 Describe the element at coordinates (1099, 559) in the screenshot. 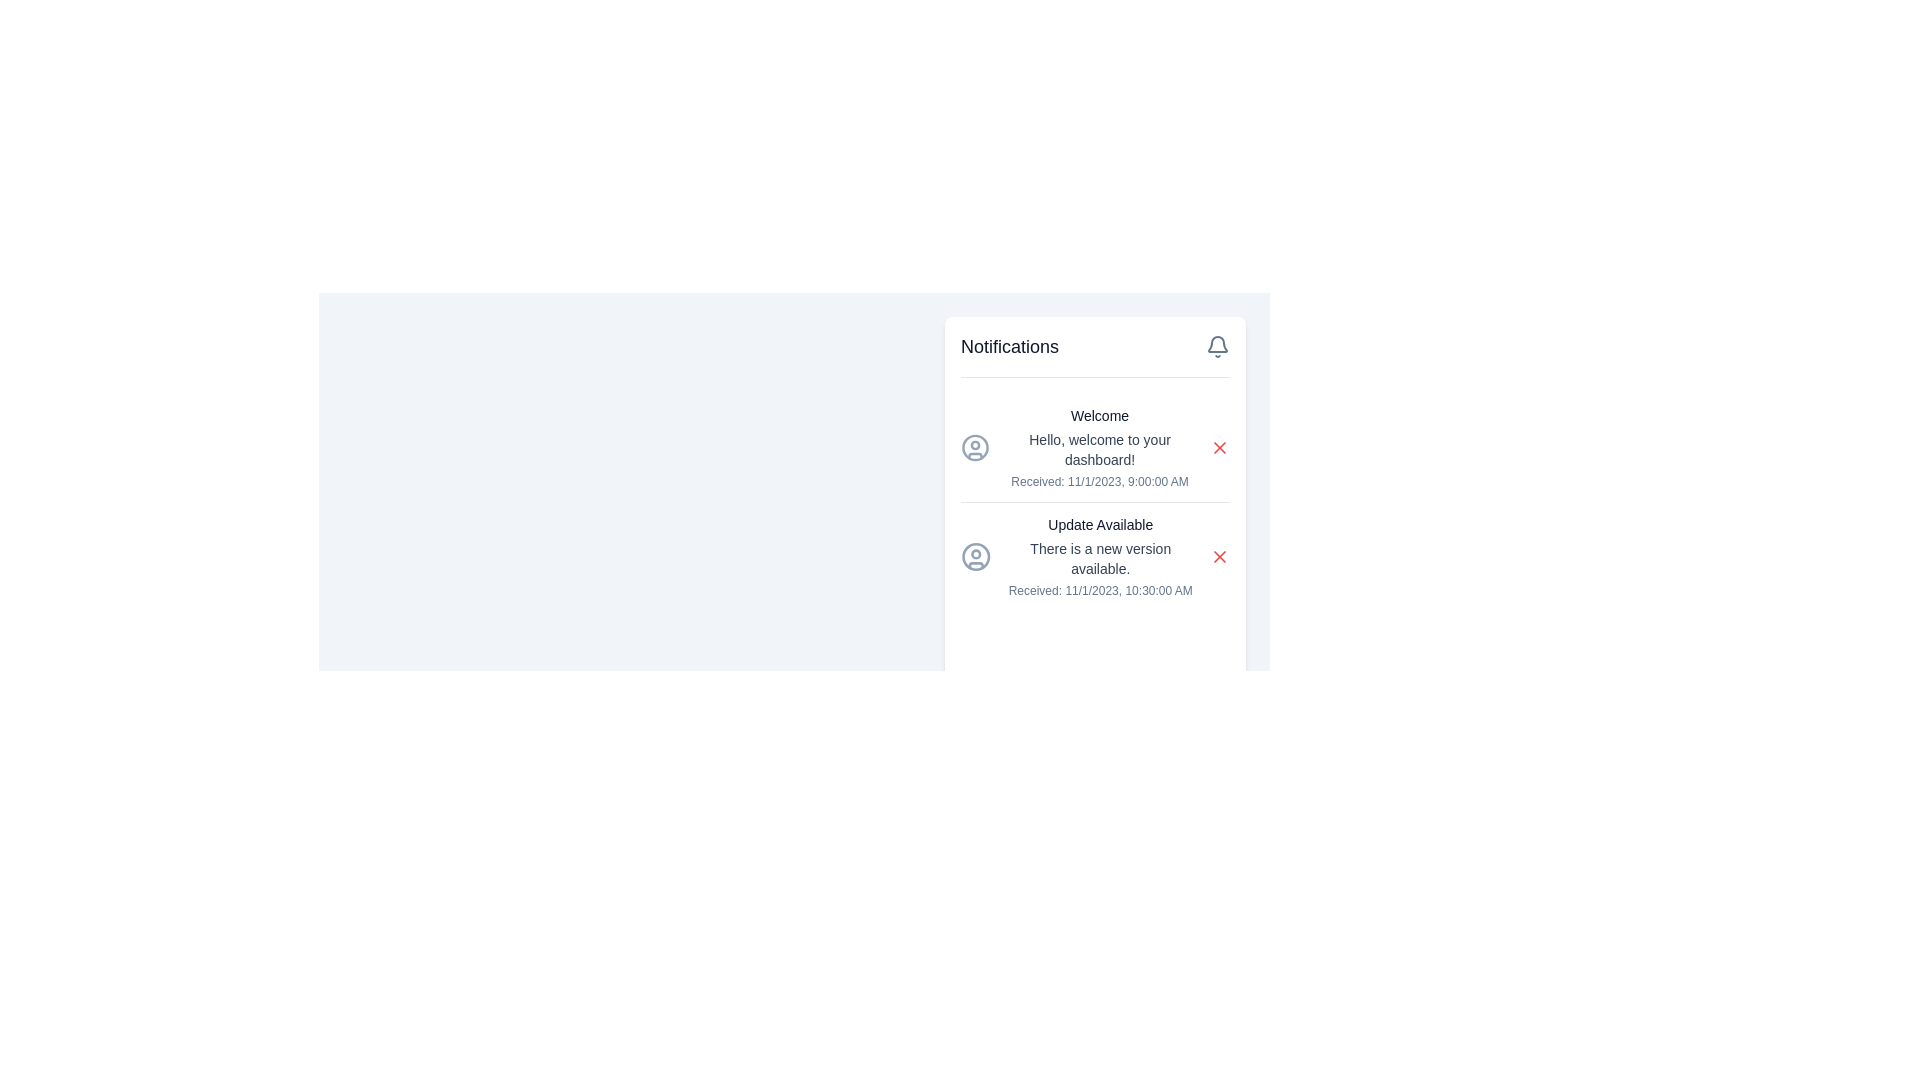

I see `the text label that displays 'There is a new version available.'` at that location.